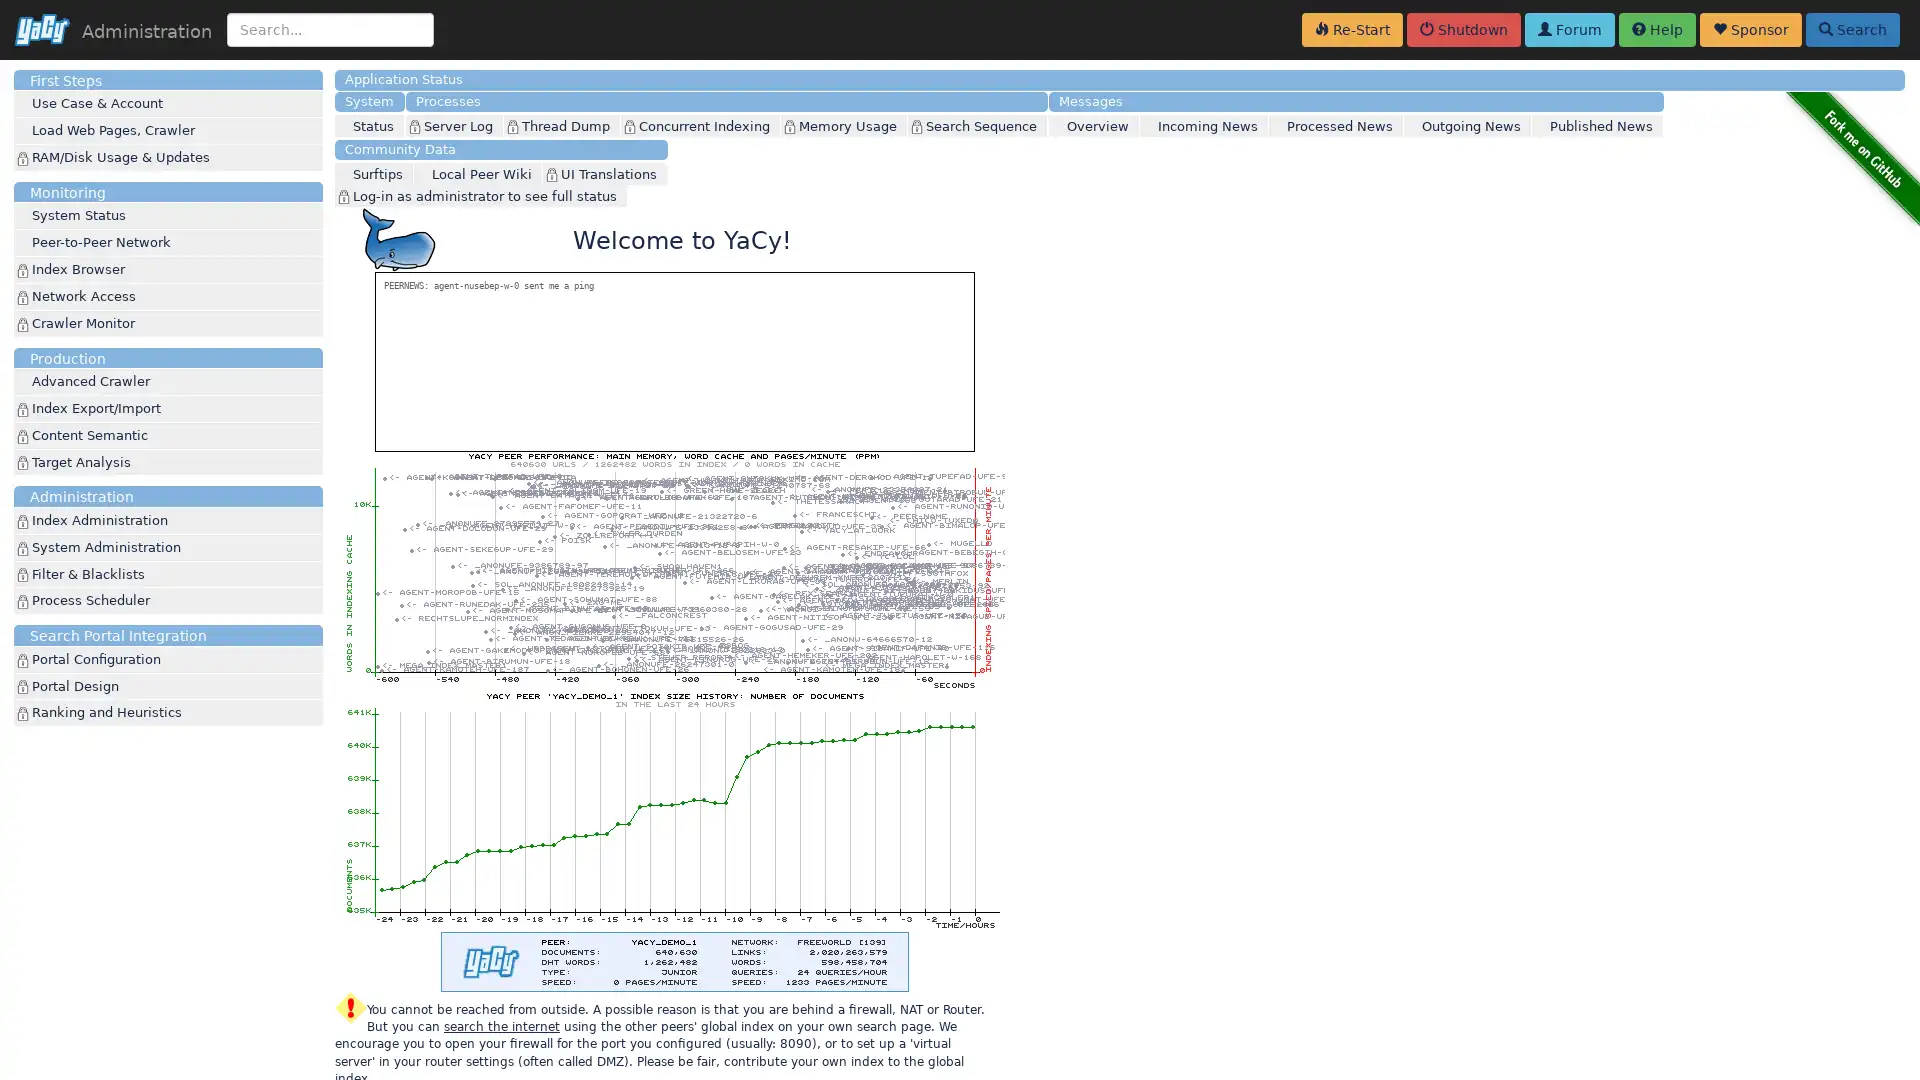 The image size is (1920, 1080). I want to click on Shutdown, so click(1464, 30).